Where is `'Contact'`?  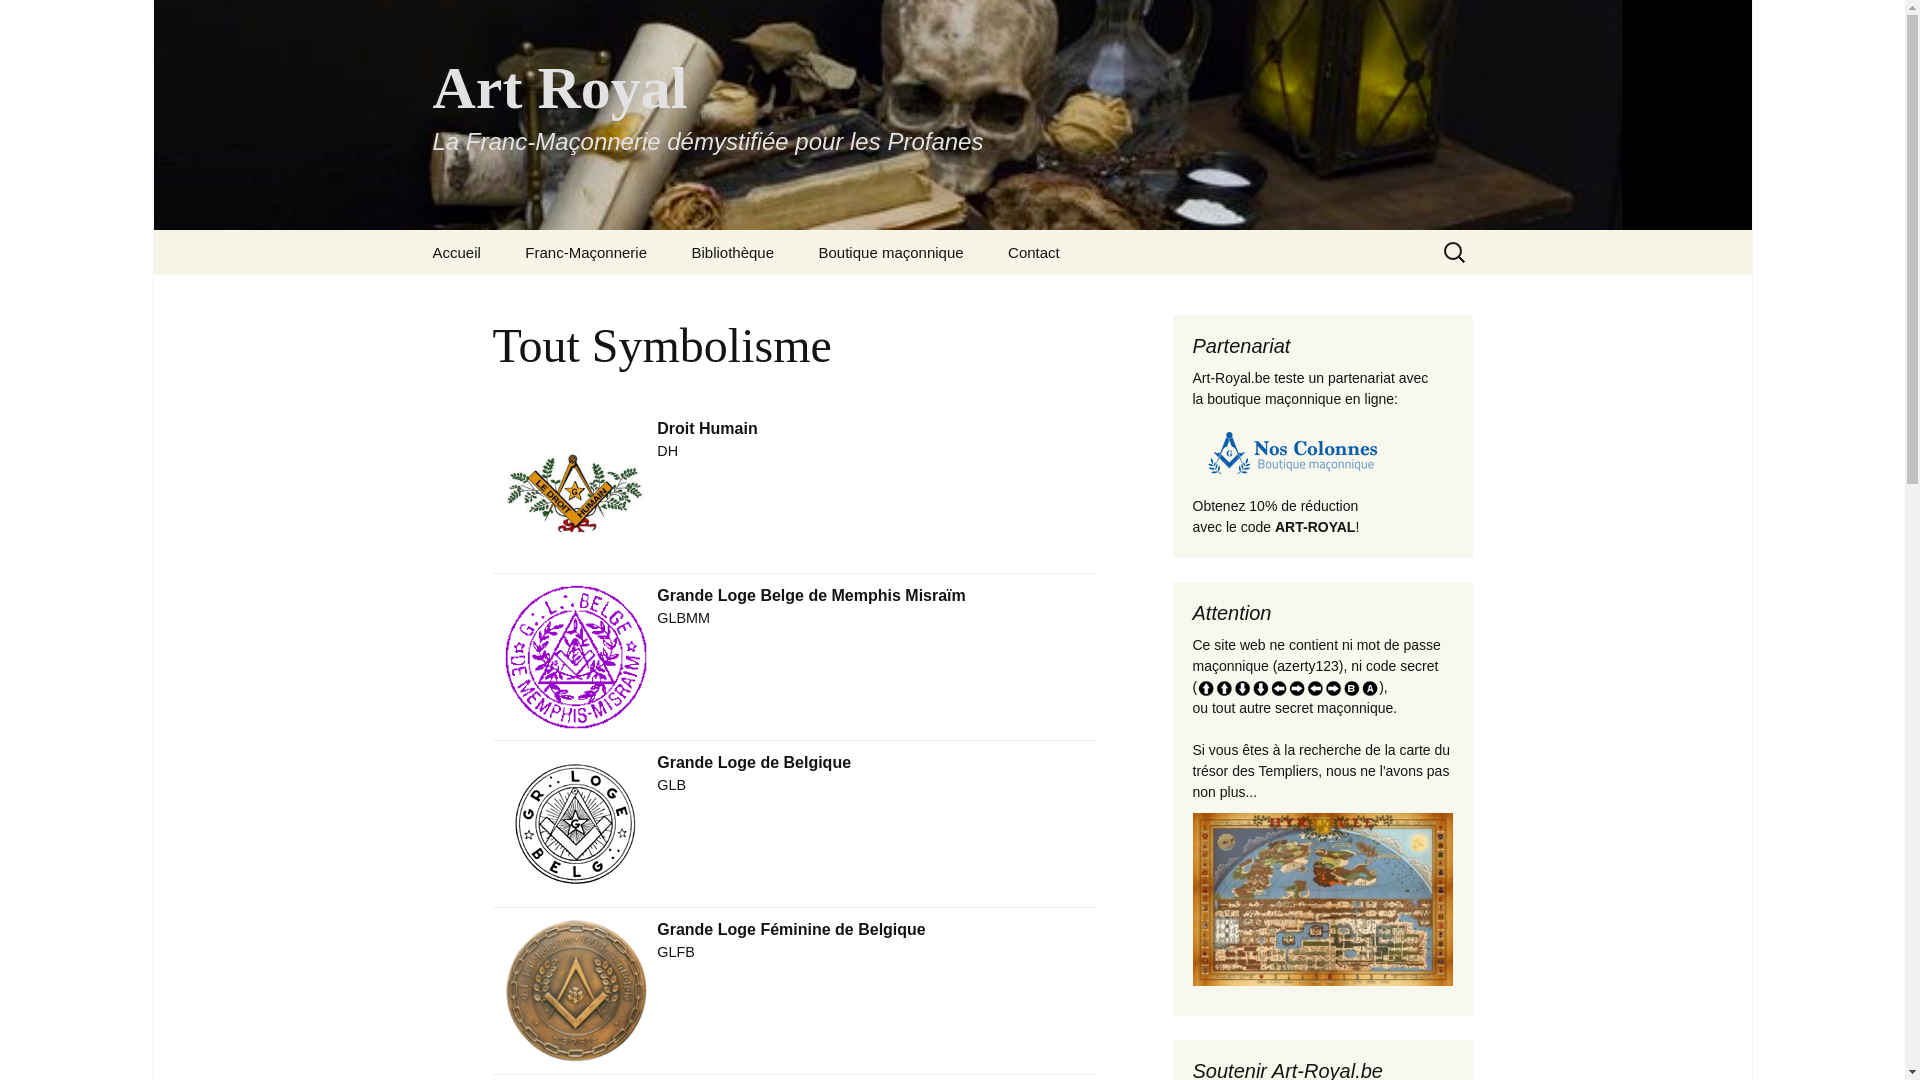 'Contact' is located at coordinates (988, 251).